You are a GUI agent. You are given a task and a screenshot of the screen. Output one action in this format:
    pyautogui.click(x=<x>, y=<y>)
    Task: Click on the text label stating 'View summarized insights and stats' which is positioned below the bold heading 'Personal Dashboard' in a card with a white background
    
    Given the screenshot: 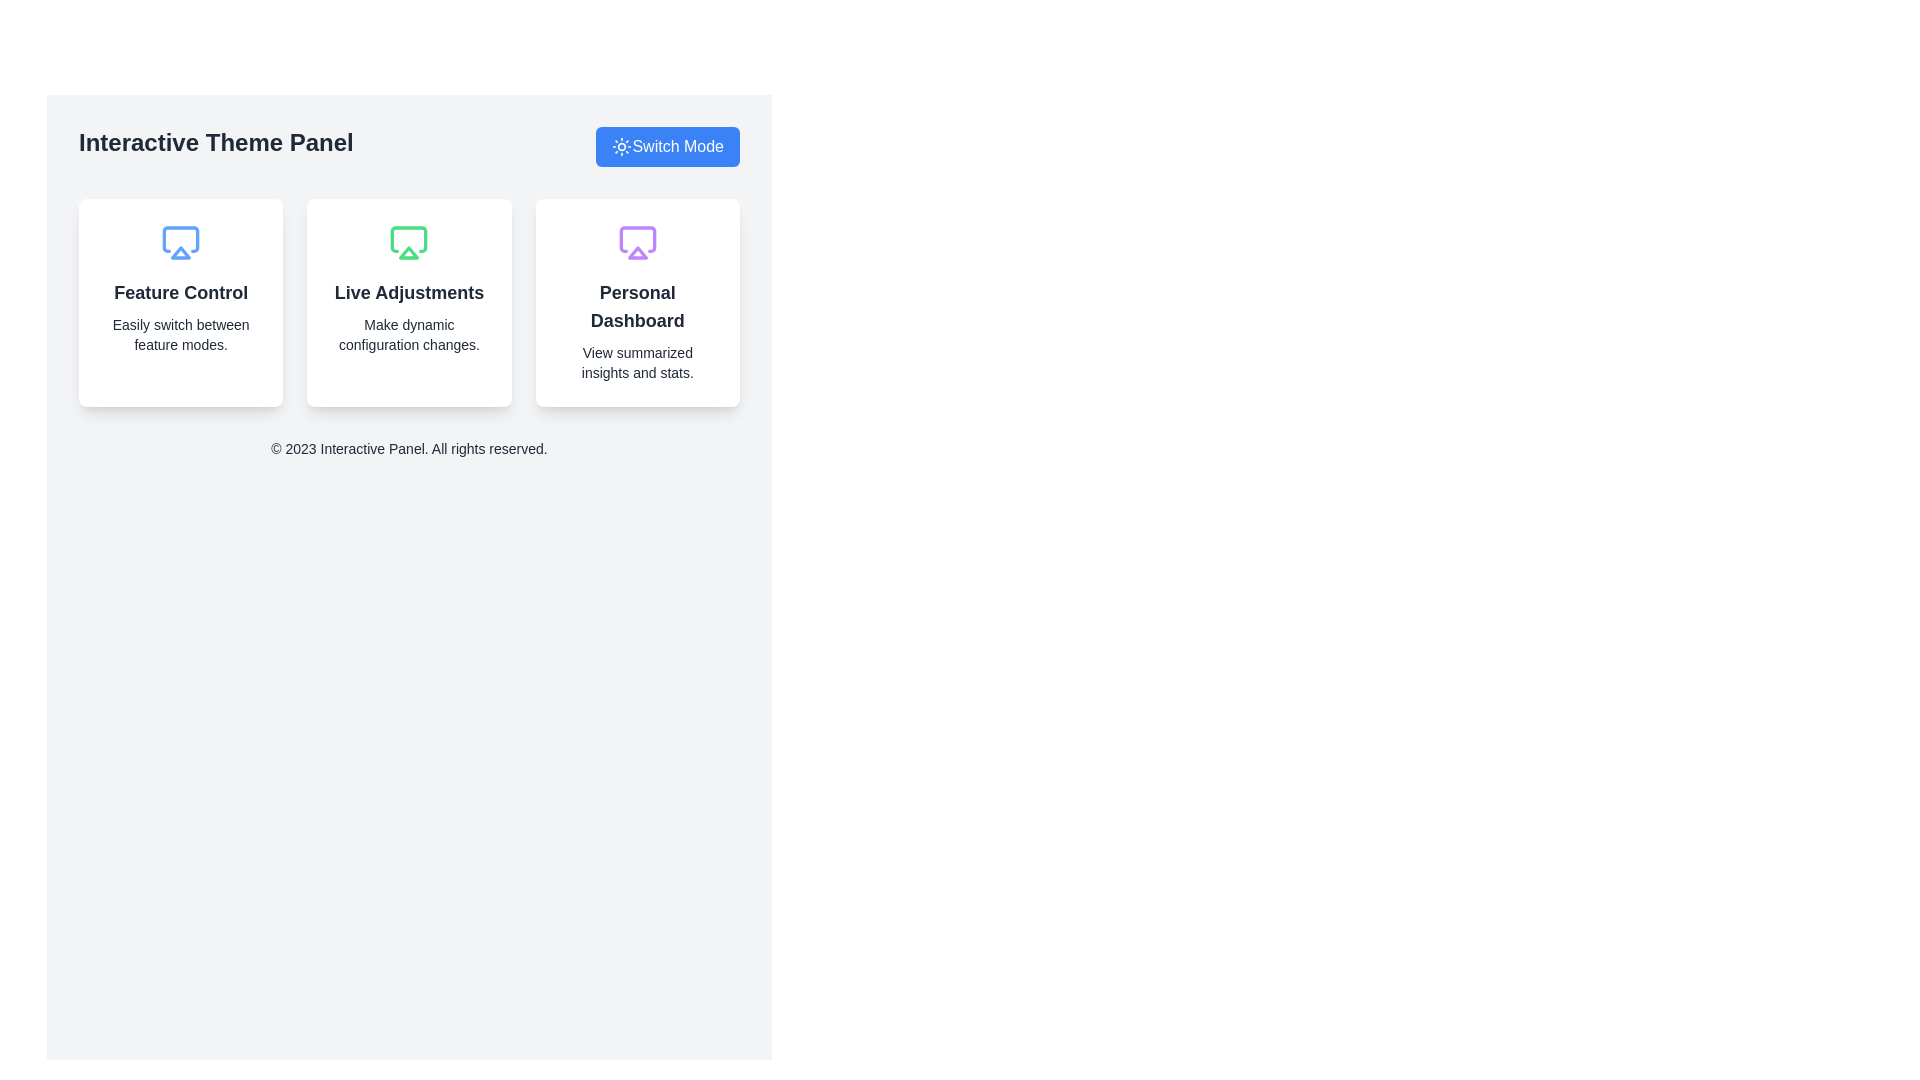 What is the action you would take?
    pyautogui.click(x=636, y=362)
    